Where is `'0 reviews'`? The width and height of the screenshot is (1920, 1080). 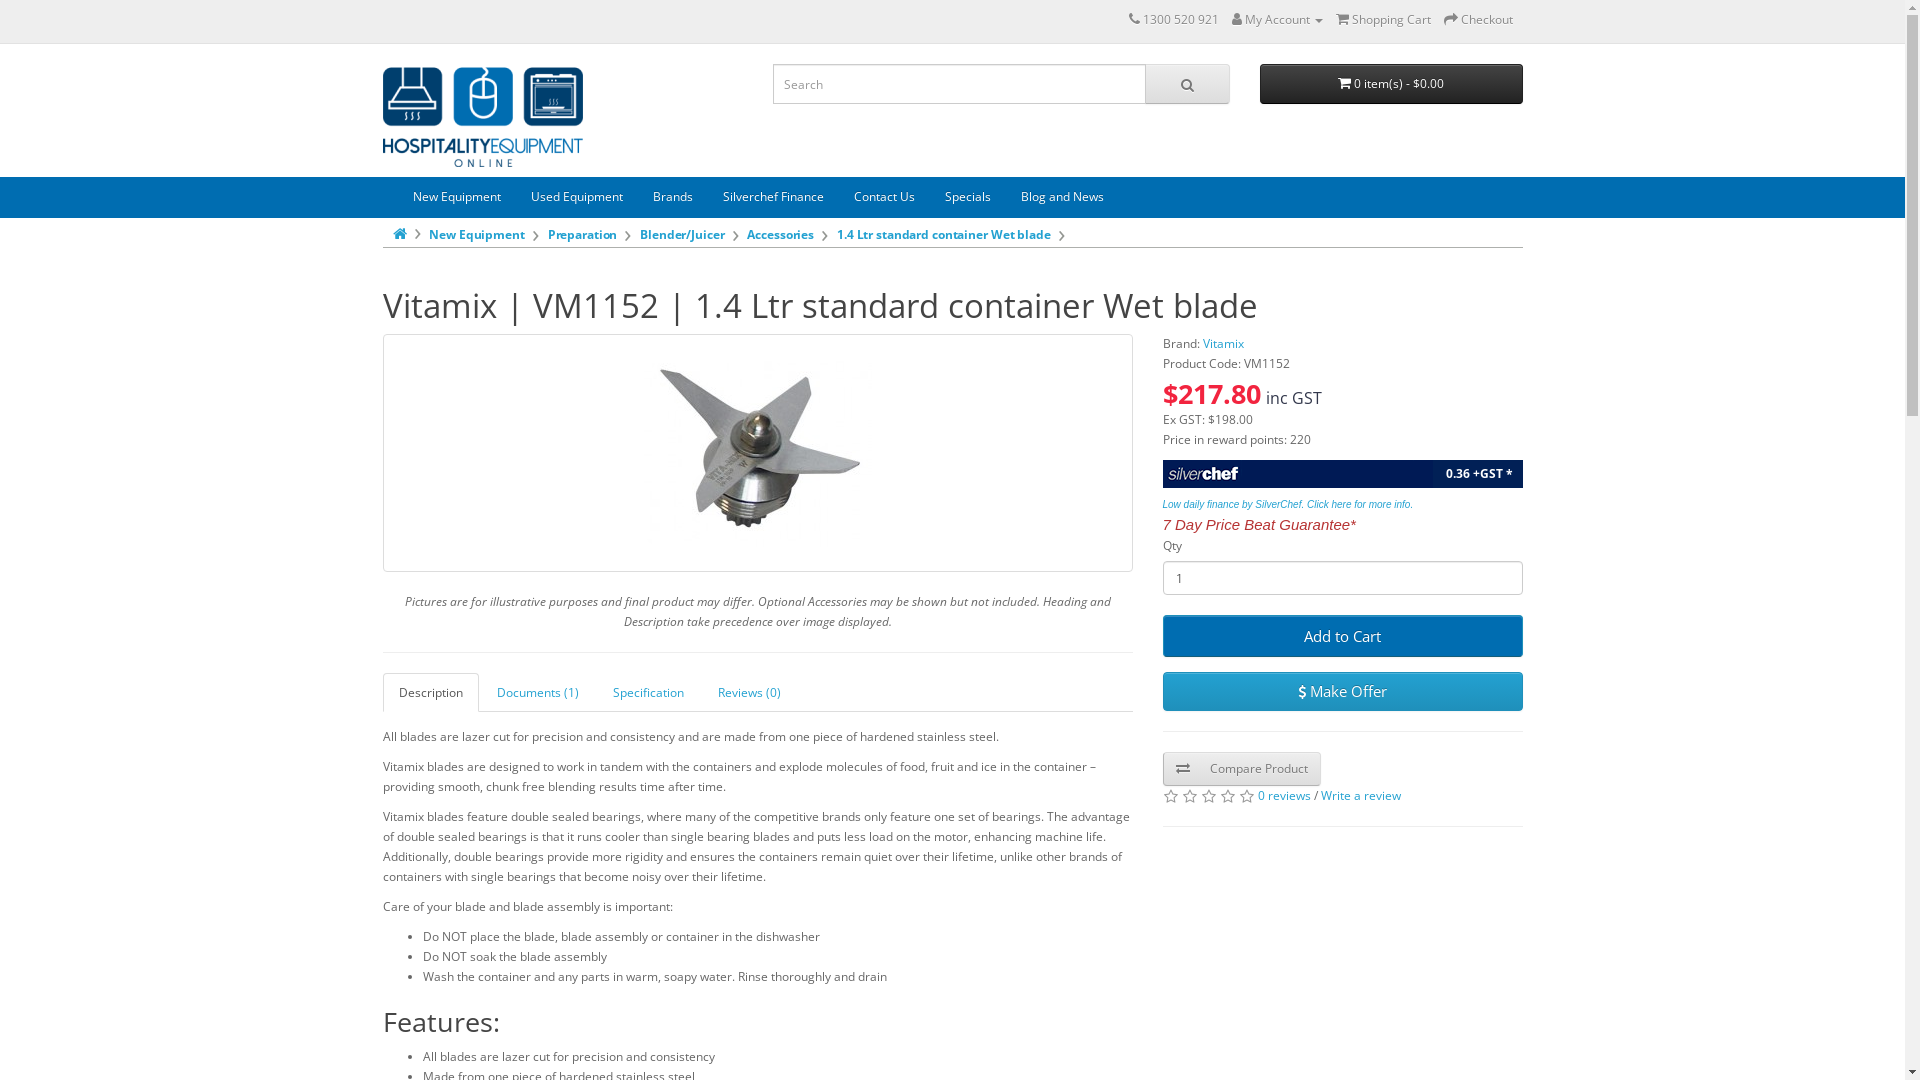
'0 reviews' is located at coordinates (1284, 794).